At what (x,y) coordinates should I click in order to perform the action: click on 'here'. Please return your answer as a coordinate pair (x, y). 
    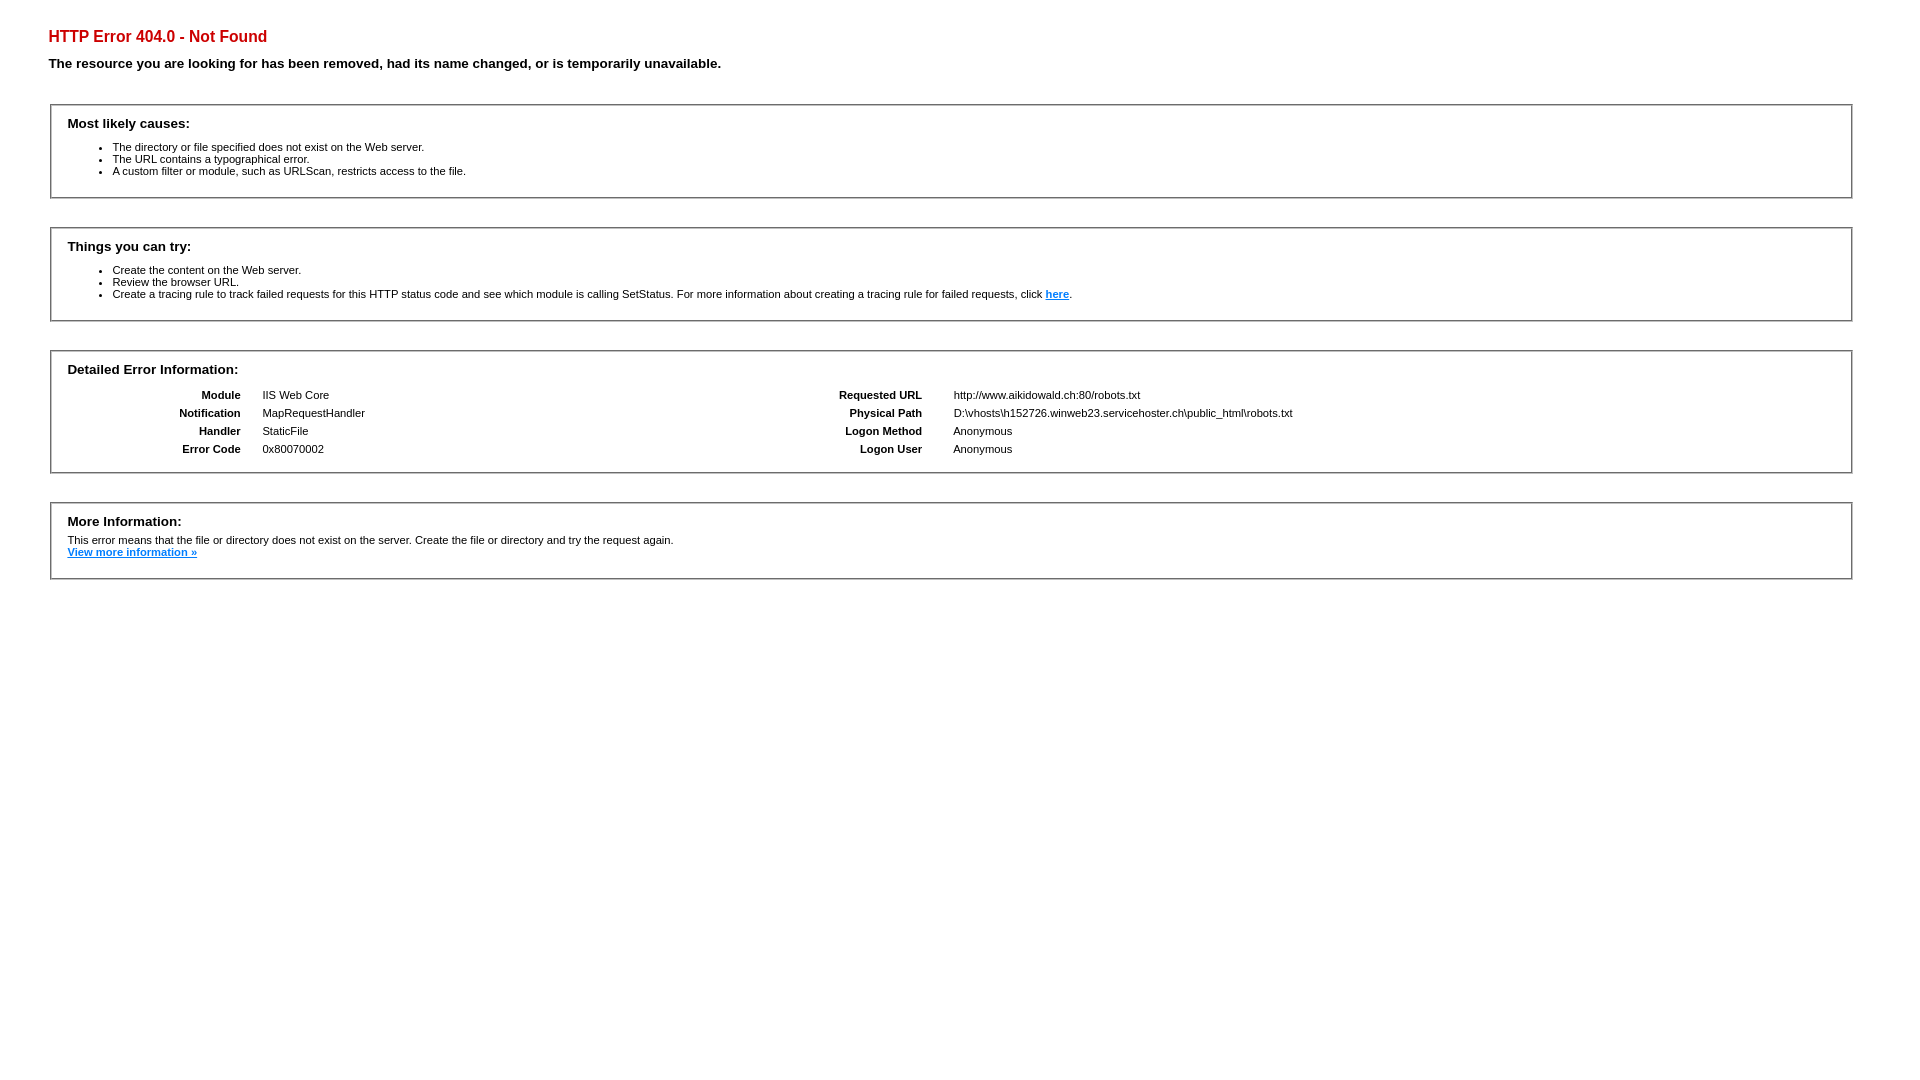
    Looking at the image, I should click on (1056, 293).